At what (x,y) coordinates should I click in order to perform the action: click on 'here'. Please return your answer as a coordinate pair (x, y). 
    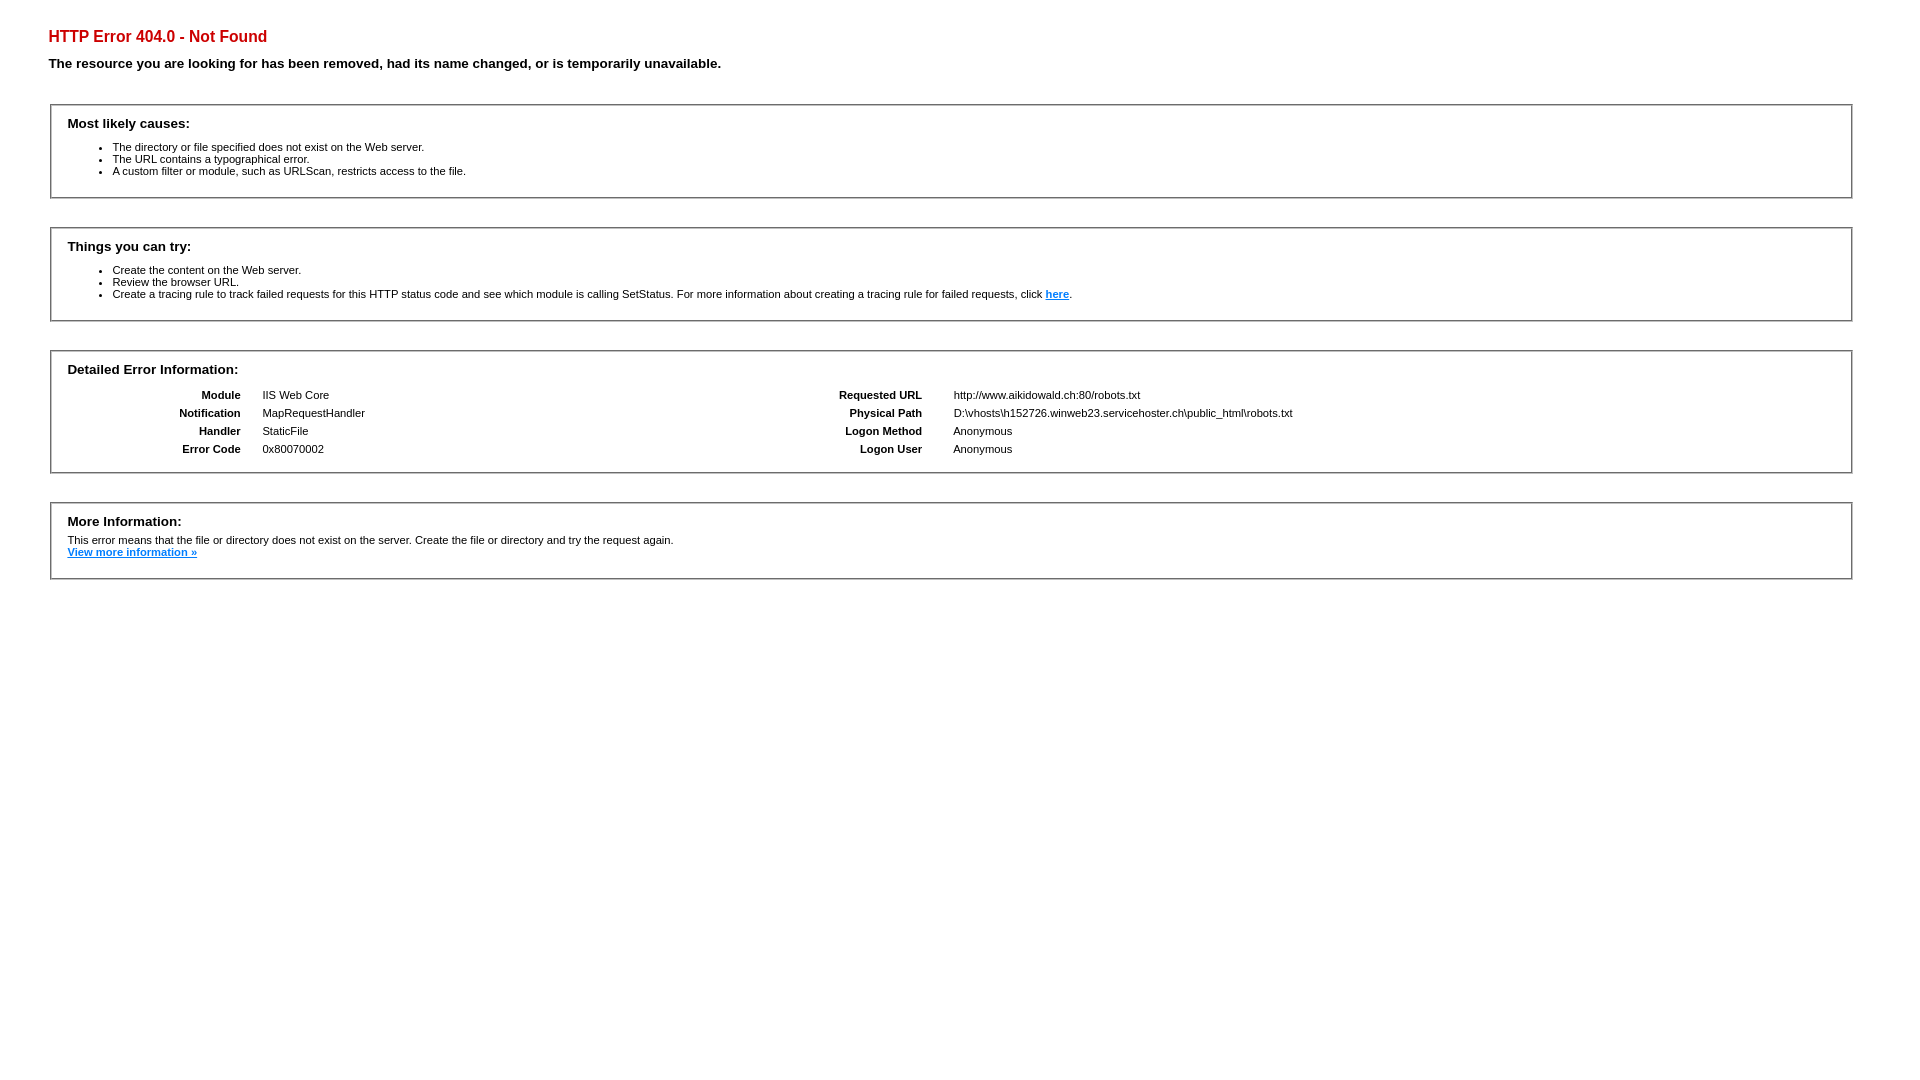
    Looking at the image, I should click on (1056, 293).